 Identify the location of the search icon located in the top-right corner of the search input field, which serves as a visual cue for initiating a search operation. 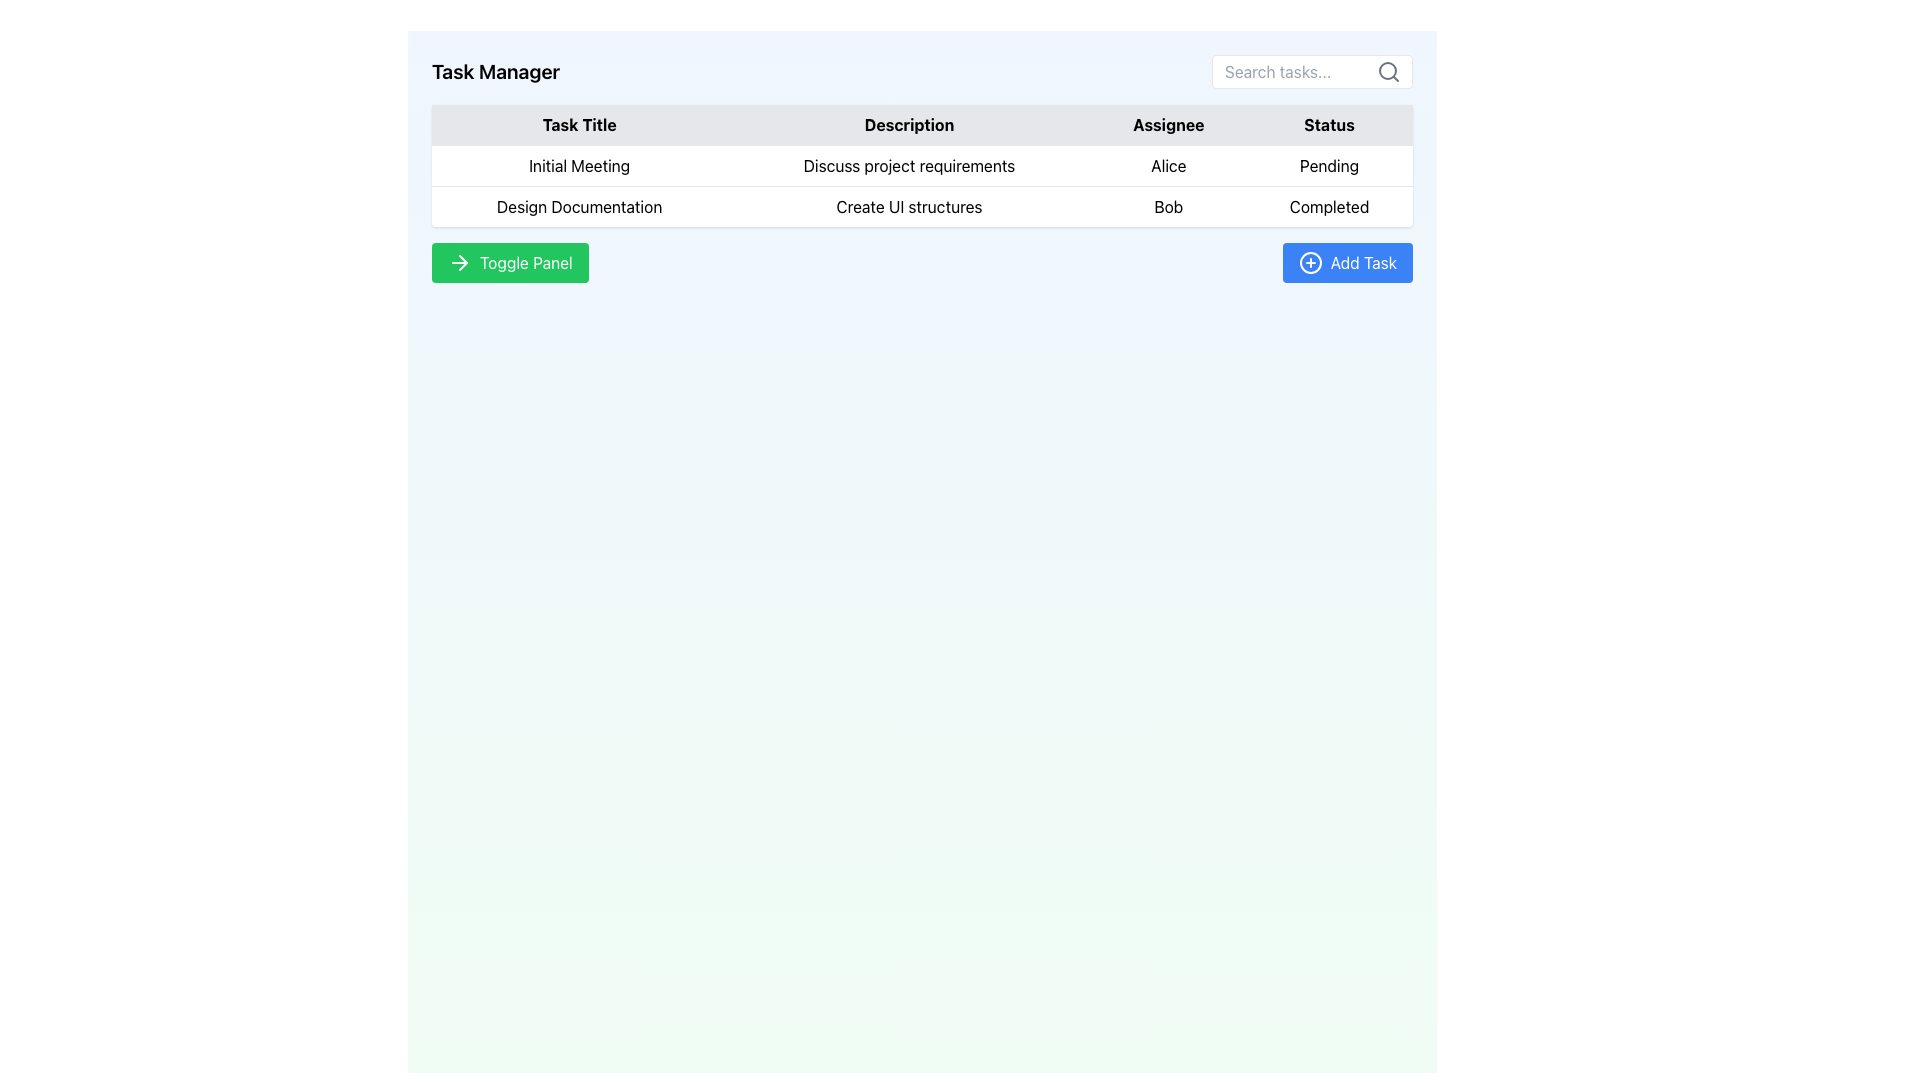
(1387, 71).